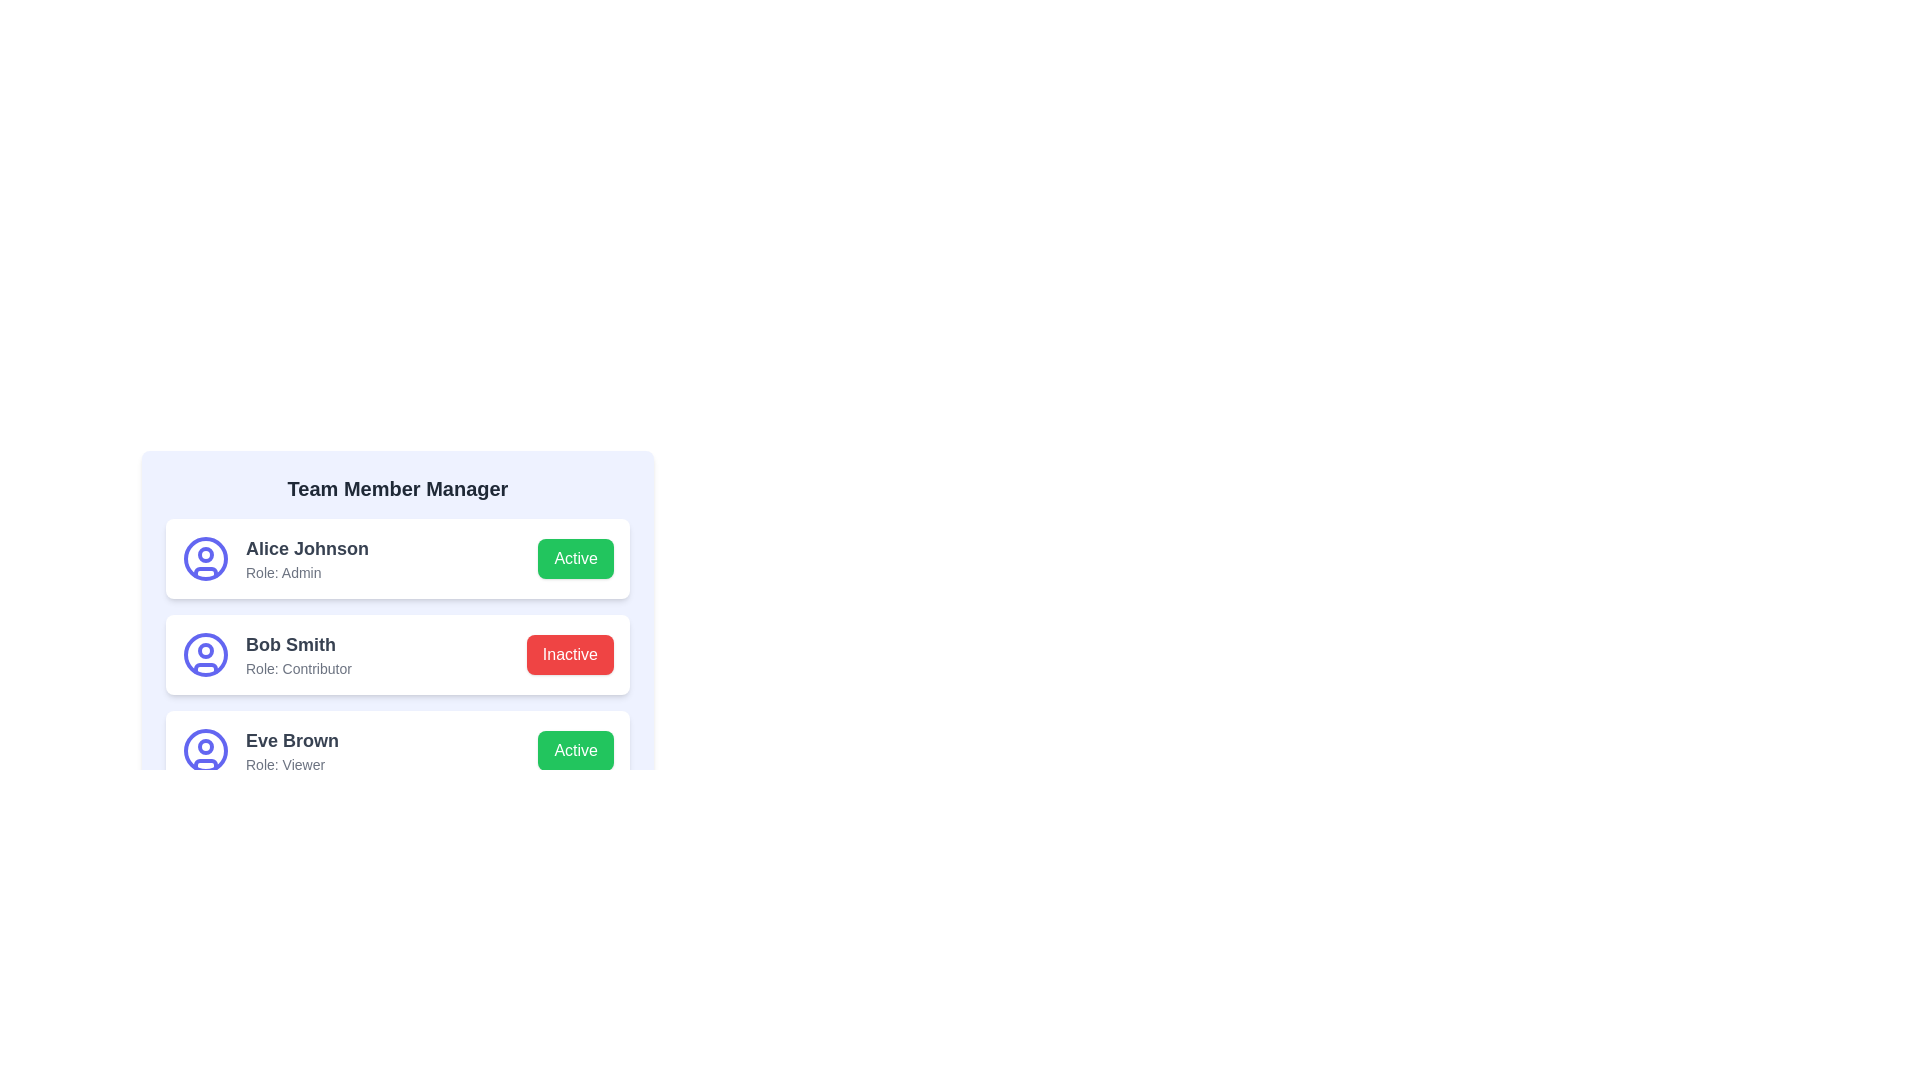 This screenshot has width=1920, height=1080. What do you see at coordinates (291, 751) in the screenshot?
I see `the Text Display element that shows user information, specifically the name and role, located in the third row of team members, to the right of the user icon and aligned with the green 'Active' button` at bounding box center [291, 751].